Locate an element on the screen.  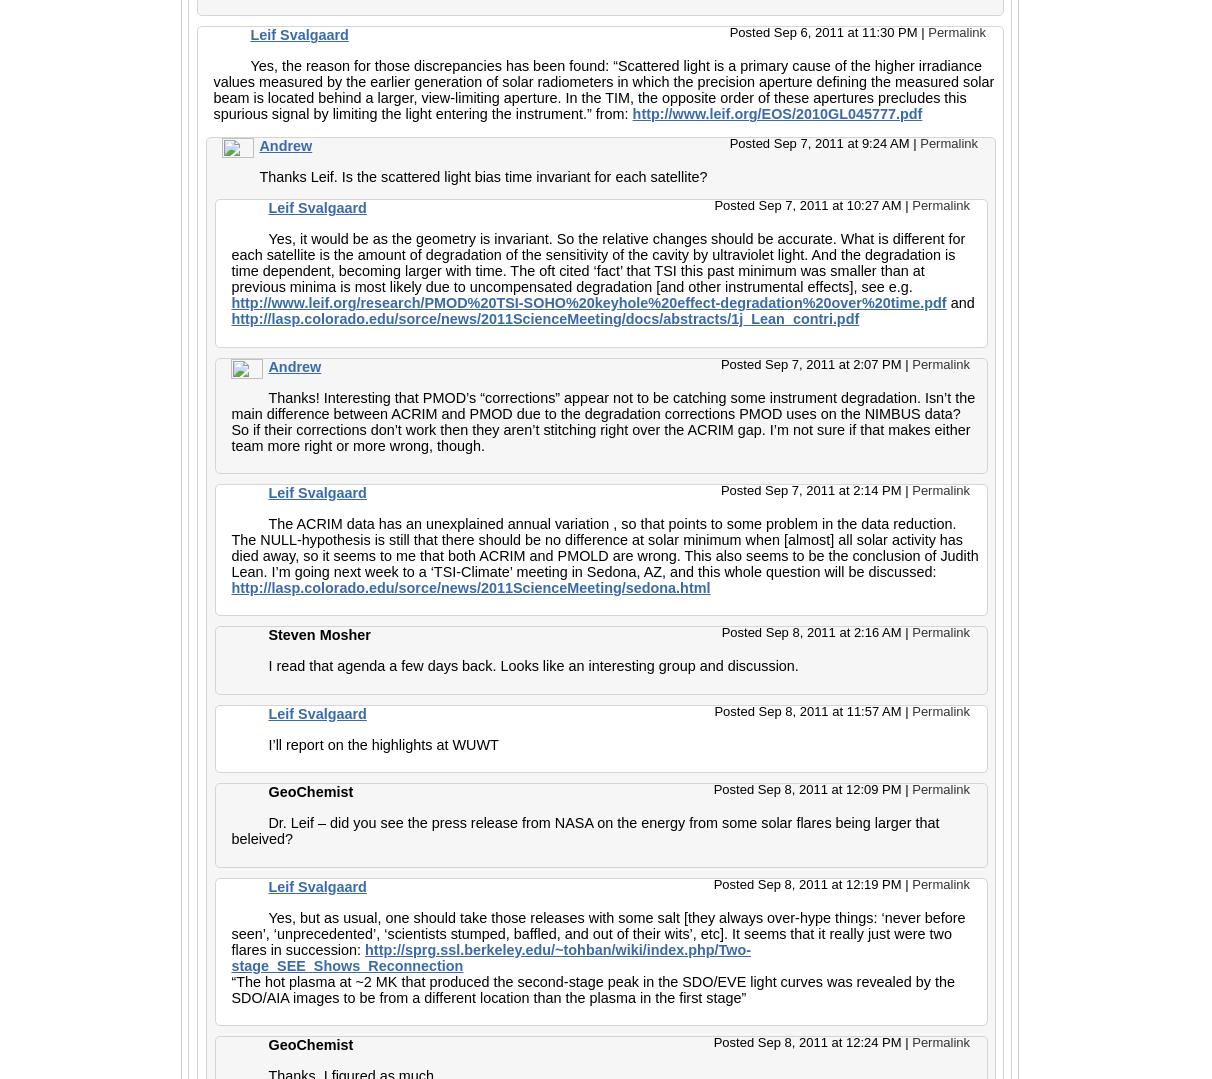
'Posted Sep 8, 2011 at 2:16 AM' is located at coordinates (721, 631).